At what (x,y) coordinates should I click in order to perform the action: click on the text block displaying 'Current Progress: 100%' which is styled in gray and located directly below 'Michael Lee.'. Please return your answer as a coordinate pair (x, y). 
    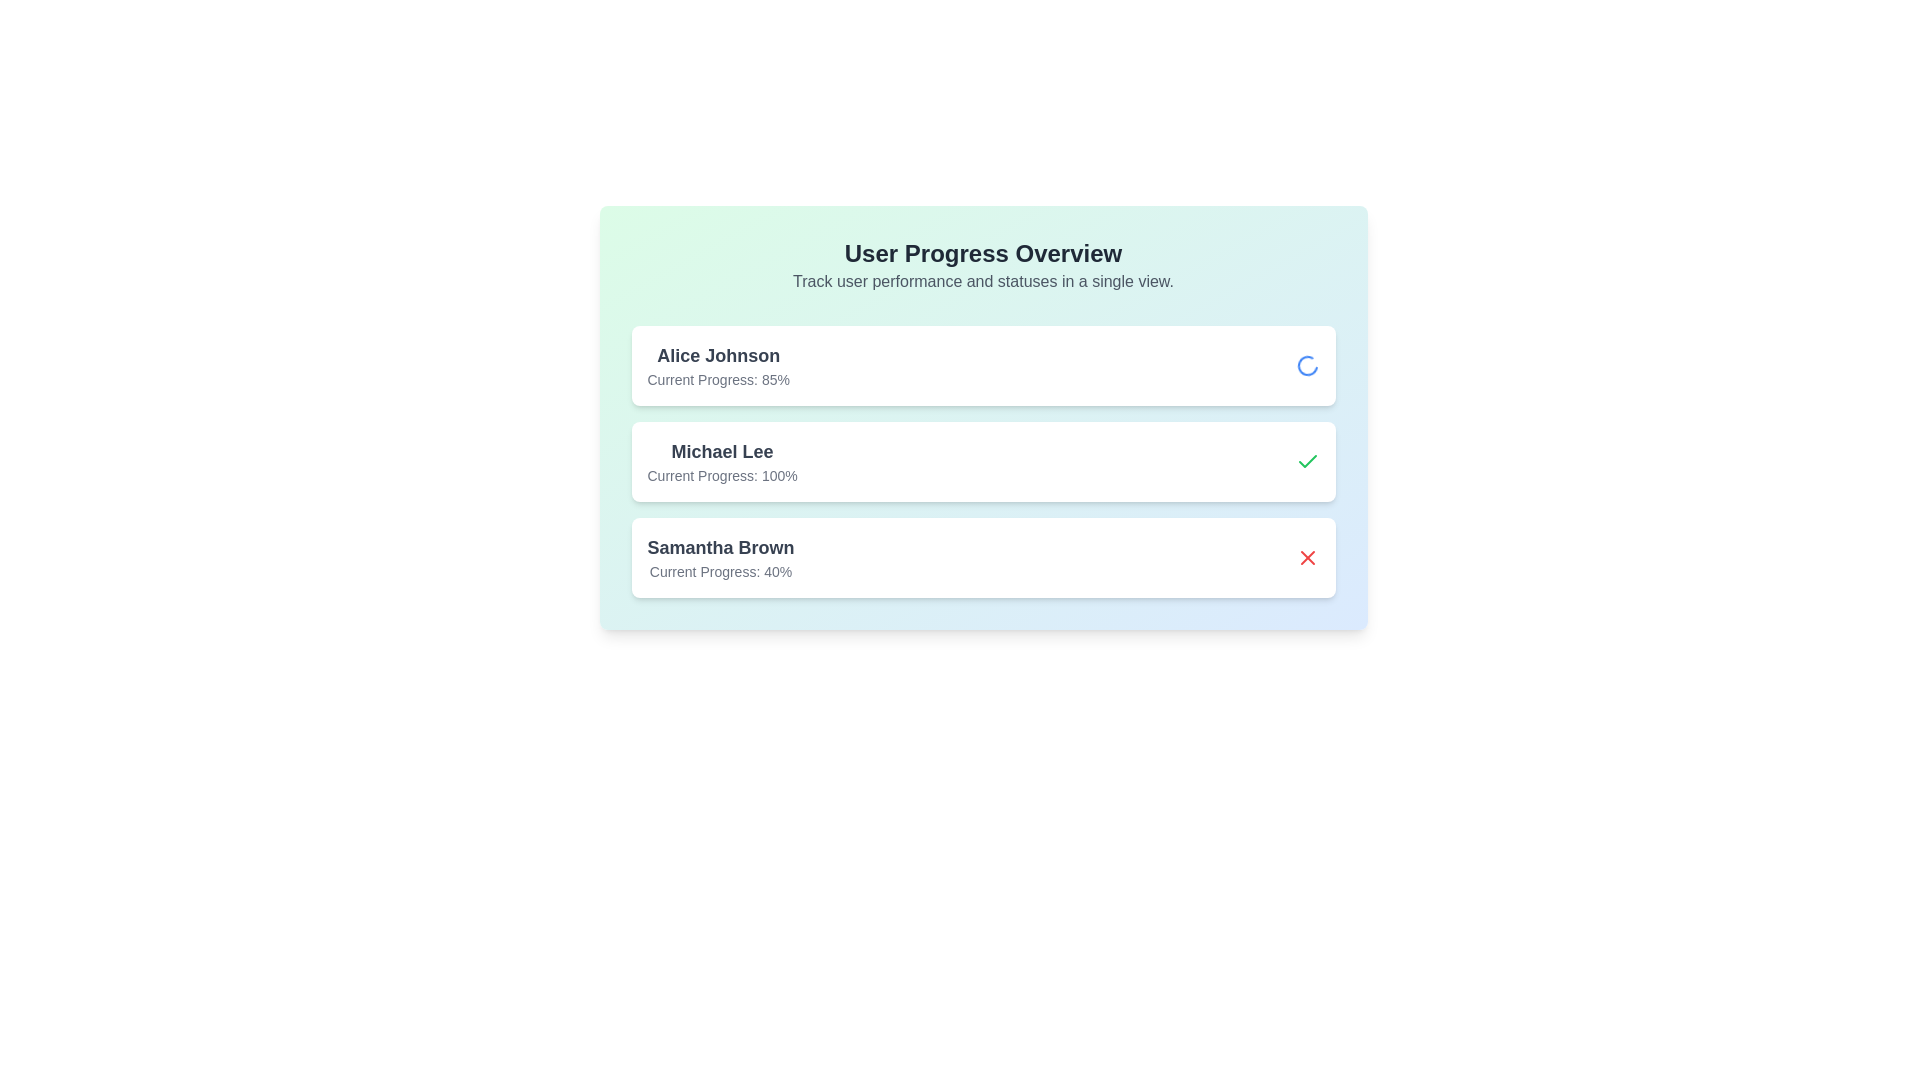
    Looking at the image, I should click on (721, 475).